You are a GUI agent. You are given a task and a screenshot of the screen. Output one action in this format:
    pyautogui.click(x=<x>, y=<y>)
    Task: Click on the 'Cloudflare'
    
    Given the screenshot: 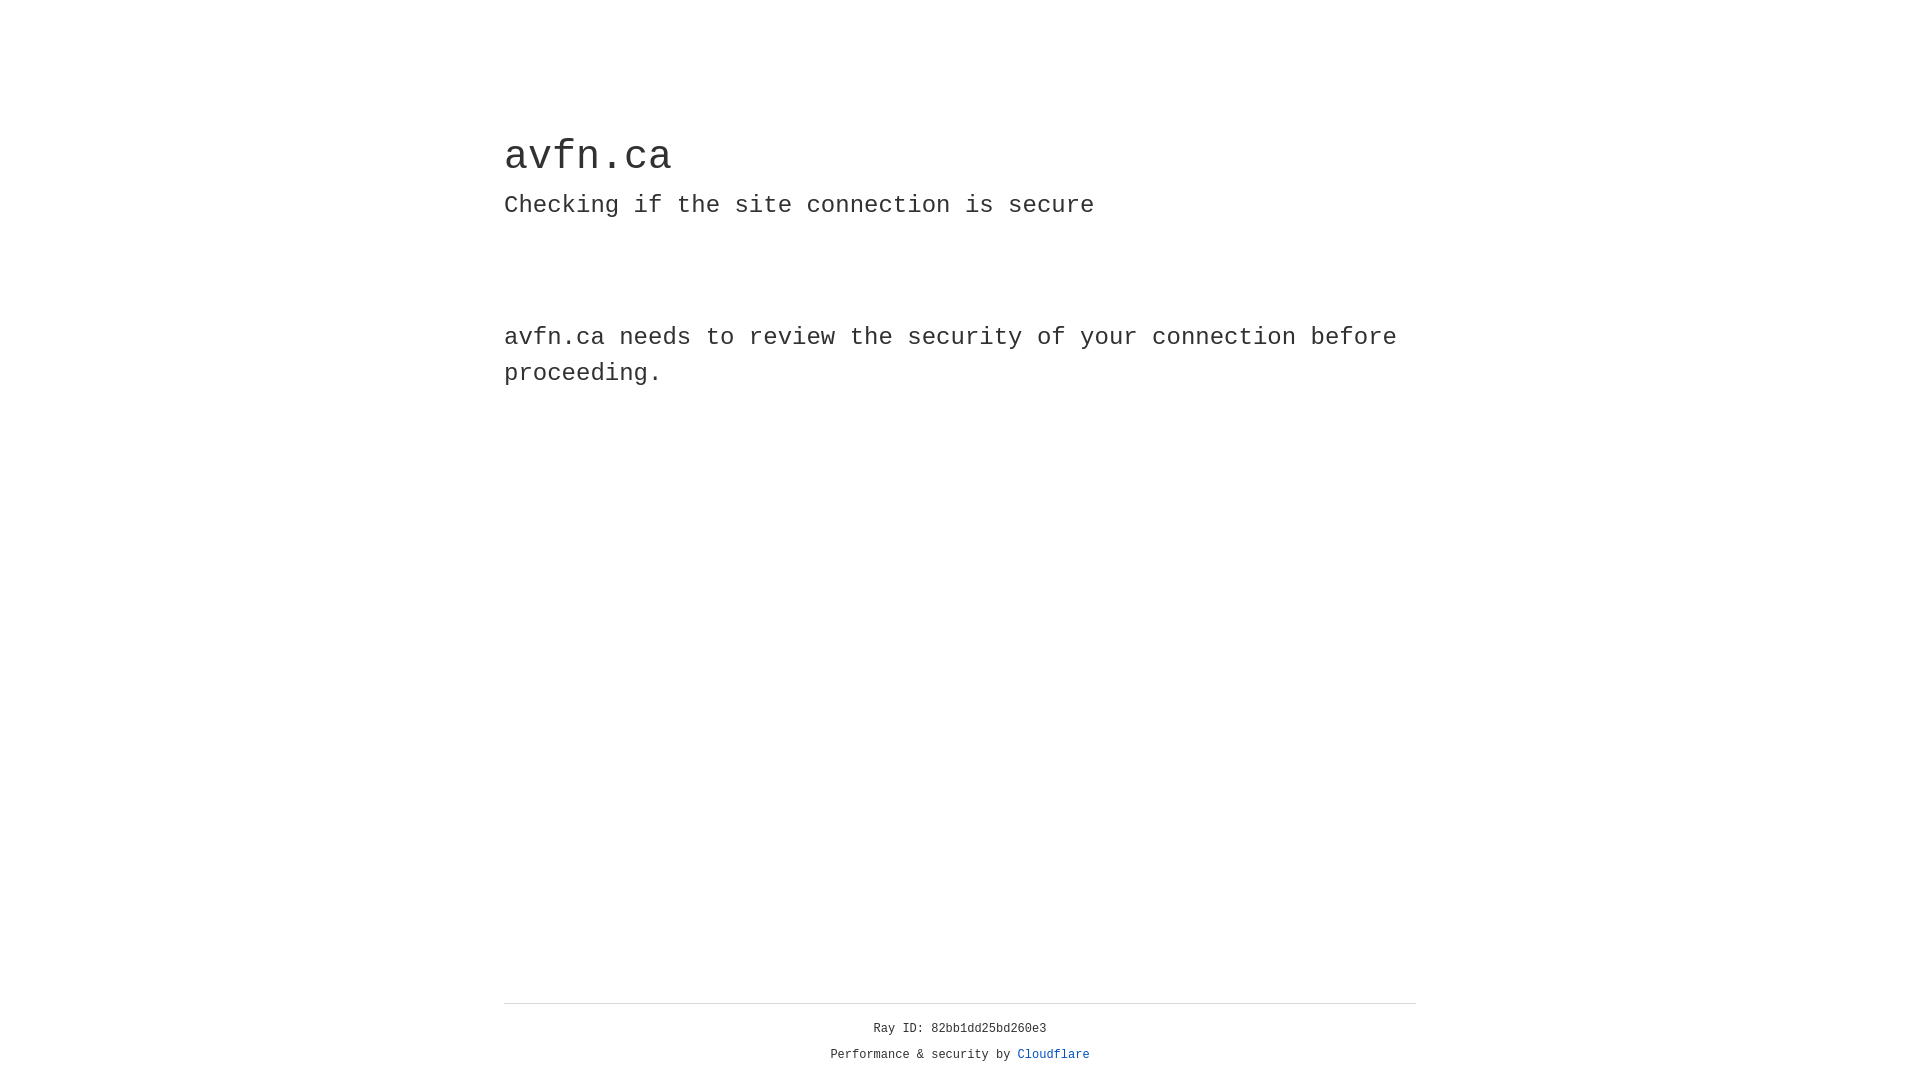 What is the action you would take?
    pyautogui.click(x=1017, y=1054)
    